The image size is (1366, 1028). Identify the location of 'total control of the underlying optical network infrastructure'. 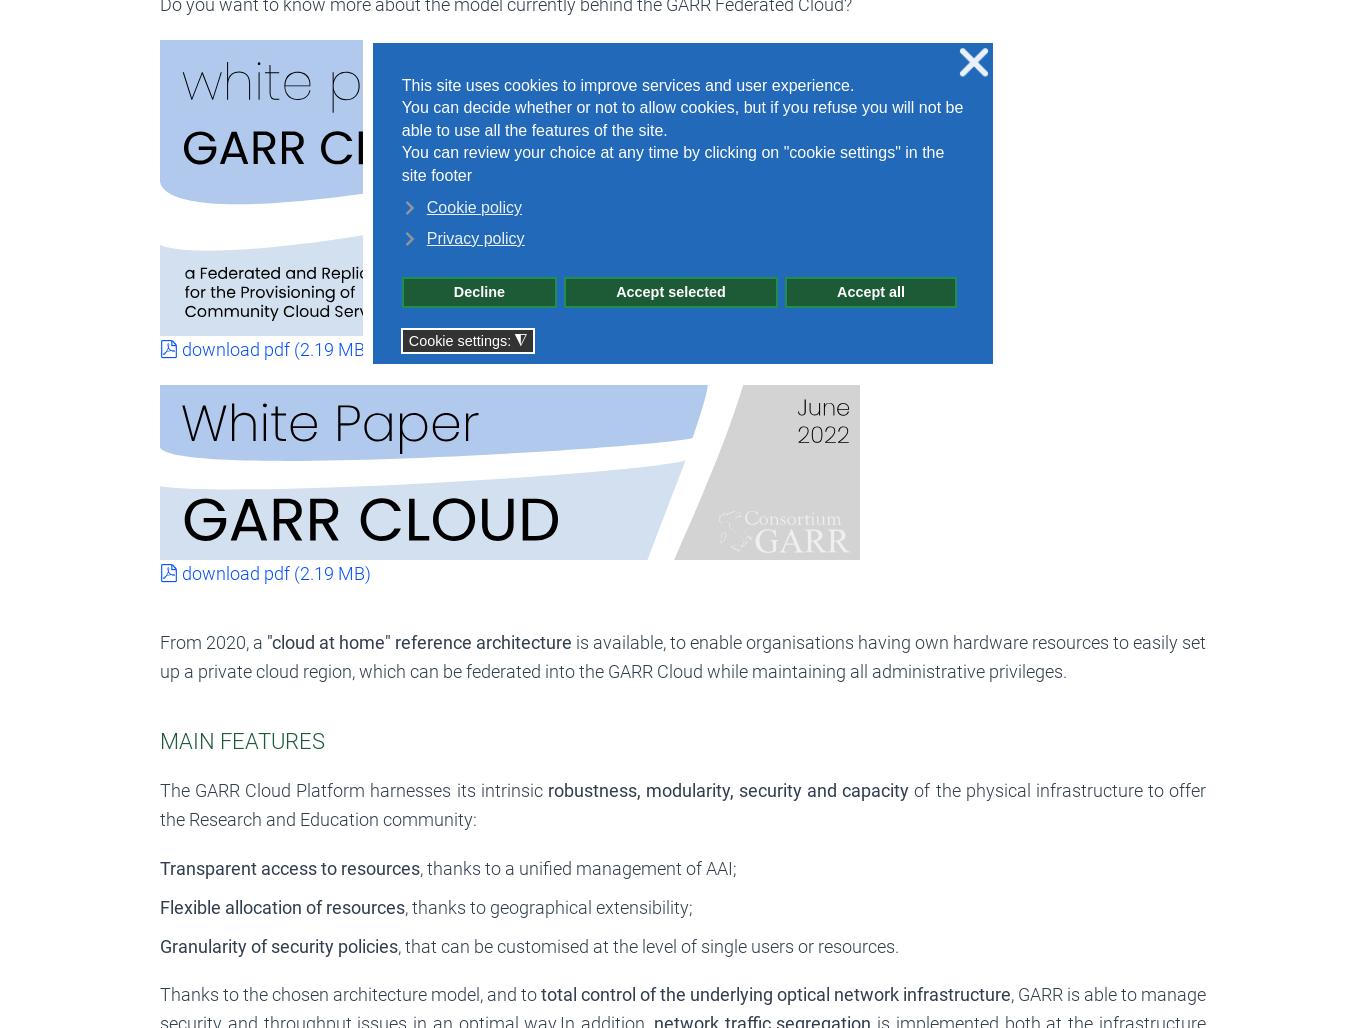
(776, 993).